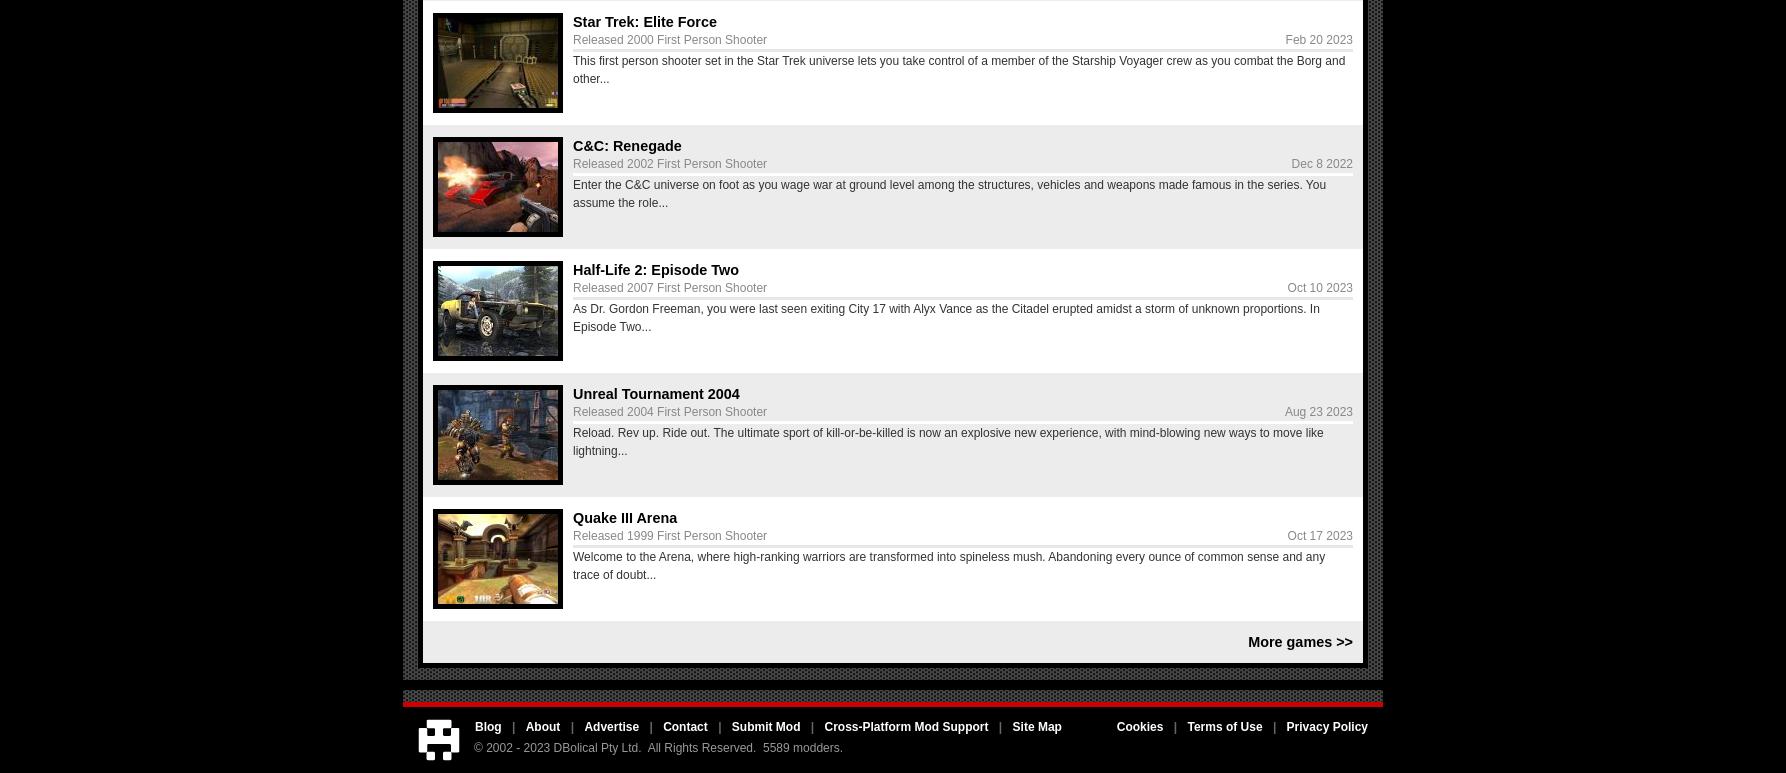  I want to click on 'Quake III Arena', so click(624, 517).